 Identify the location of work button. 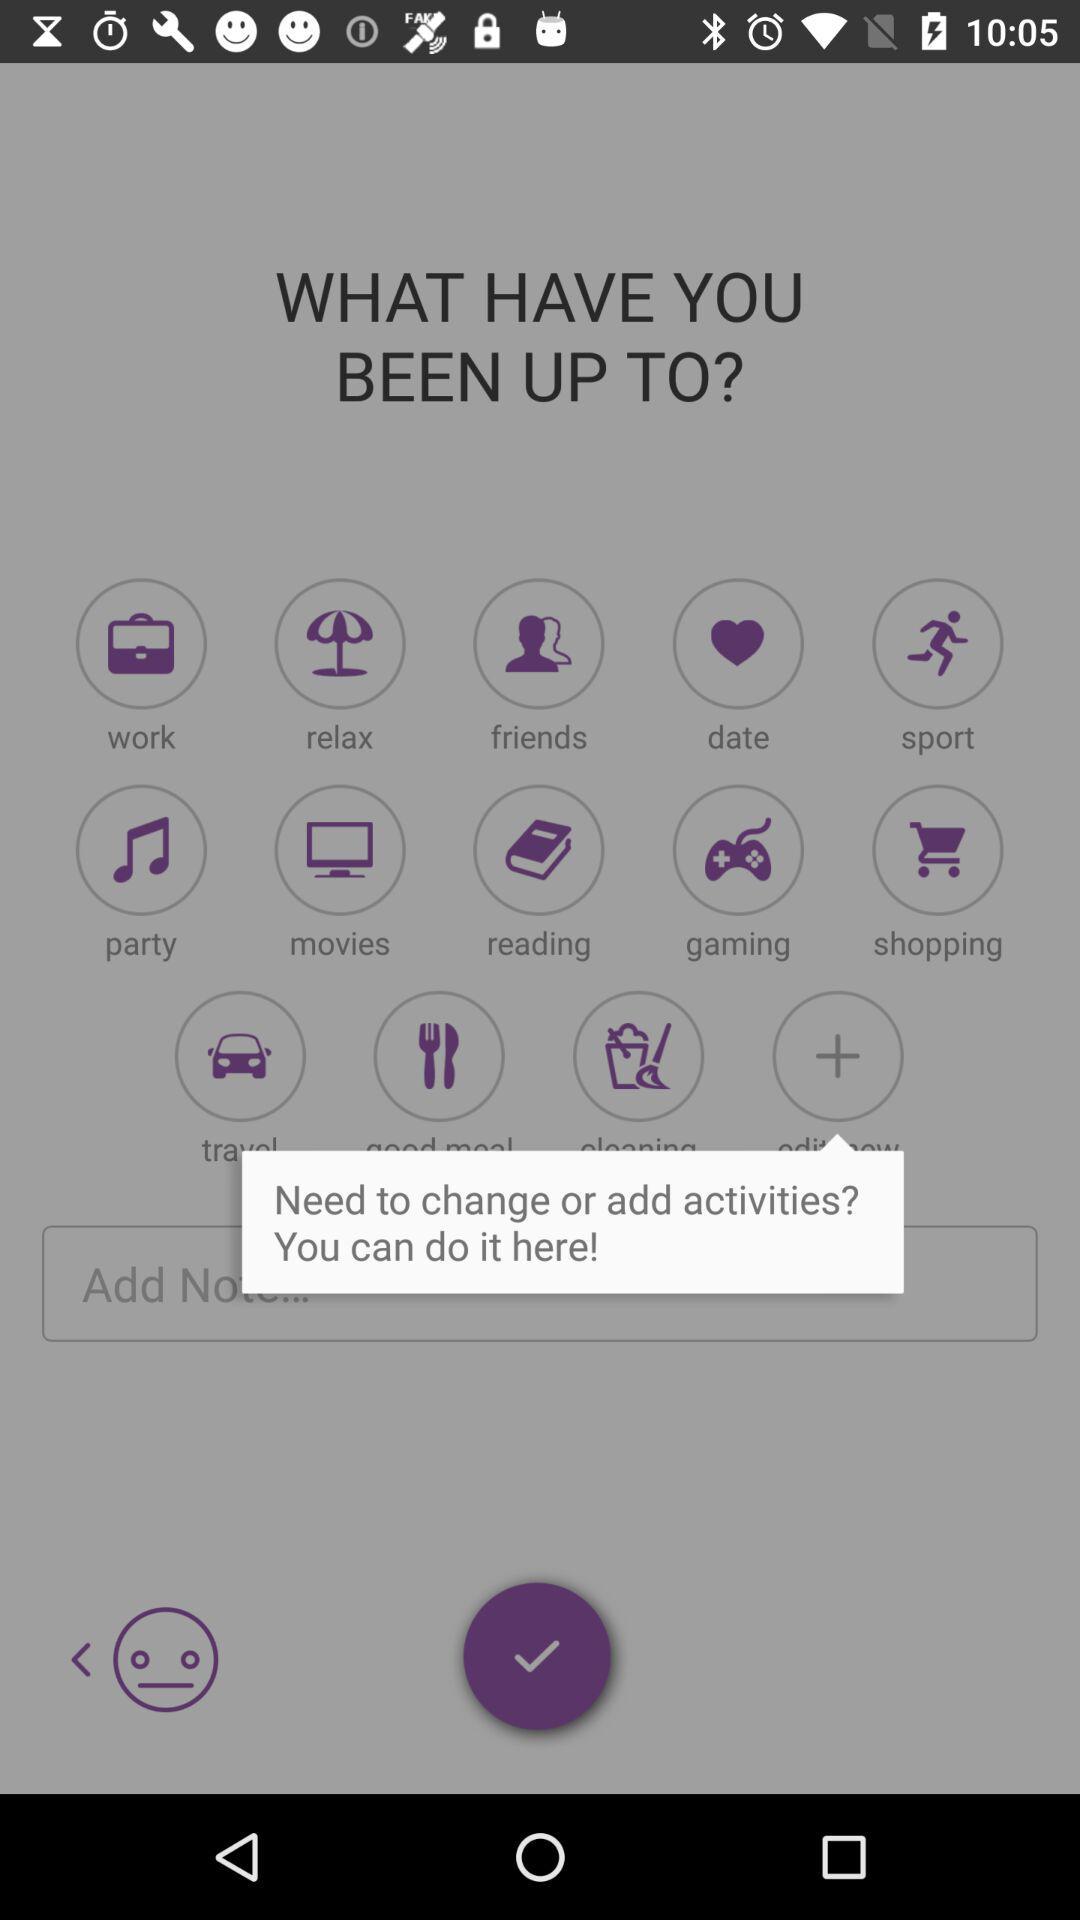
(140, 643).